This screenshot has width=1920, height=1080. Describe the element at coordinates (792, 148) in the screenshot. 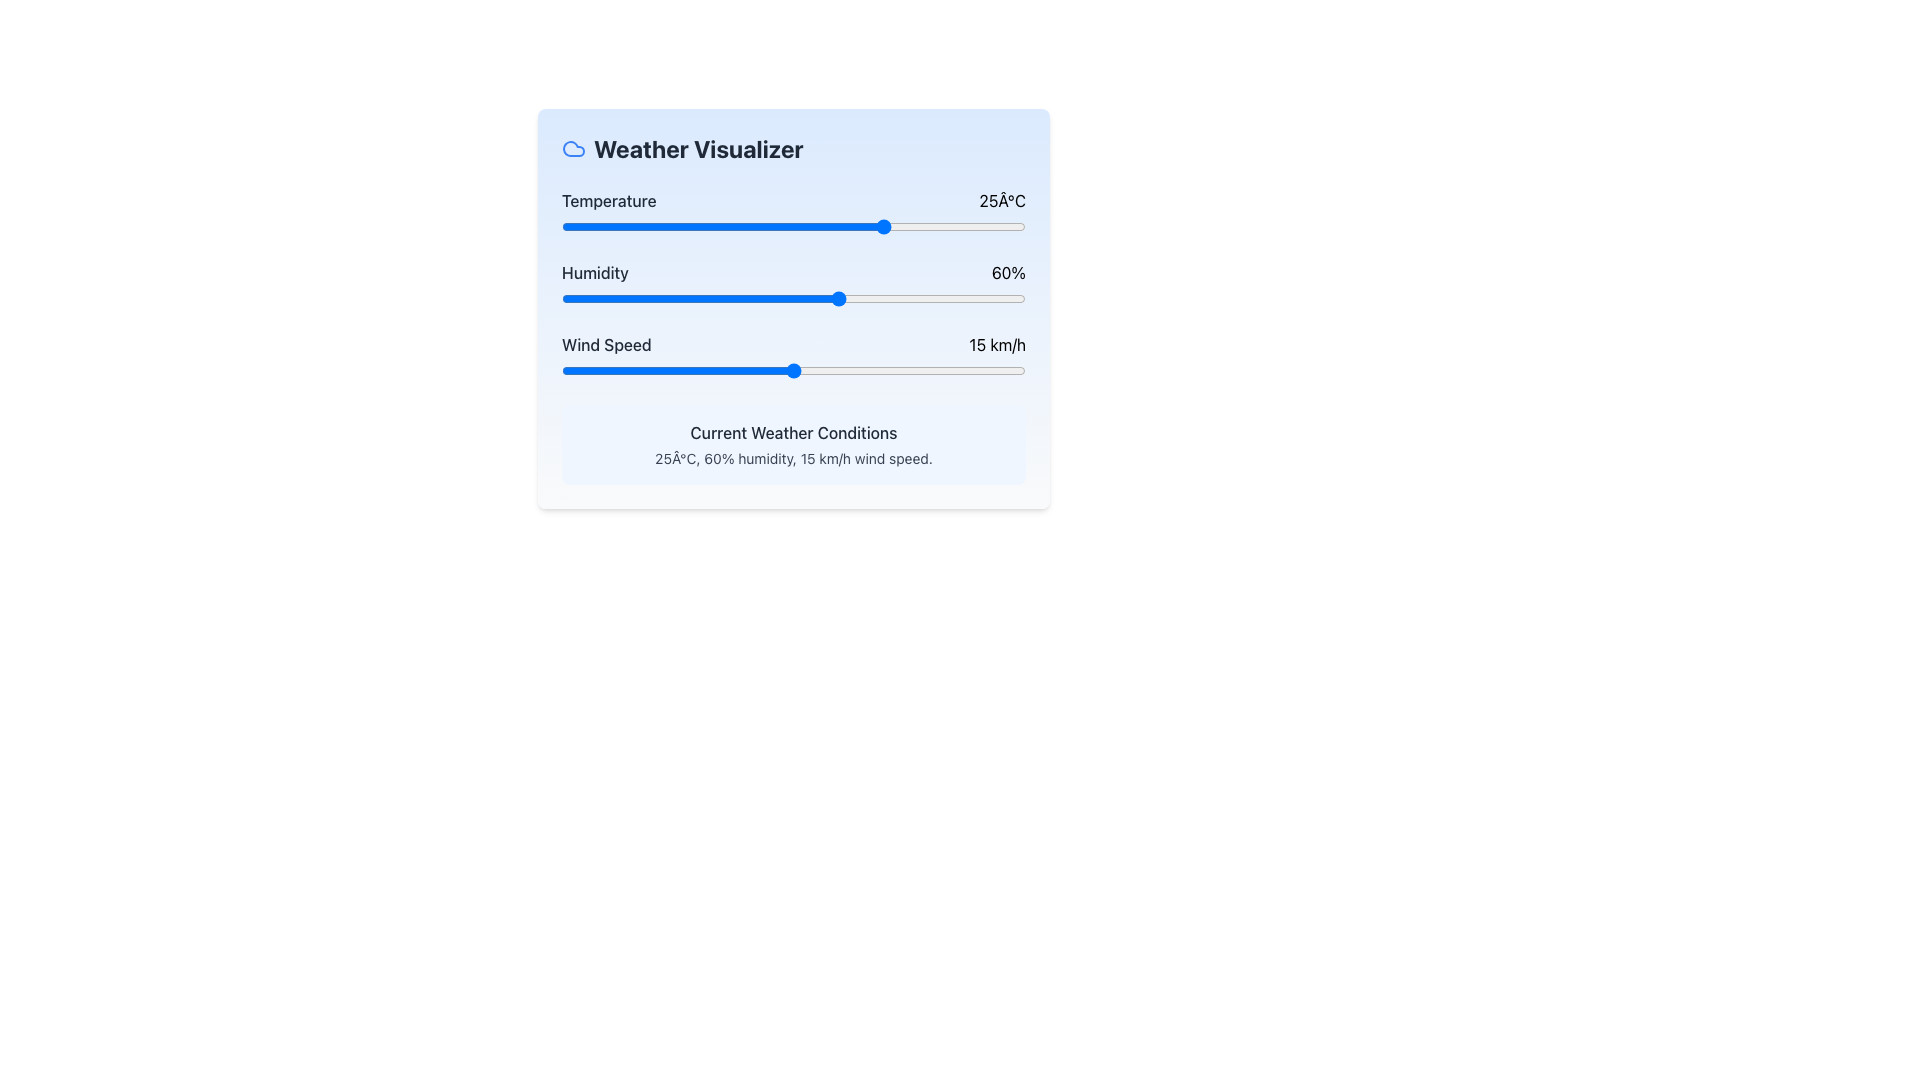

I see `the Header titled 'Weather Visualizer' which features a cloud icon on the left, prominently displayed with bold black text against a light blue background` at that location.